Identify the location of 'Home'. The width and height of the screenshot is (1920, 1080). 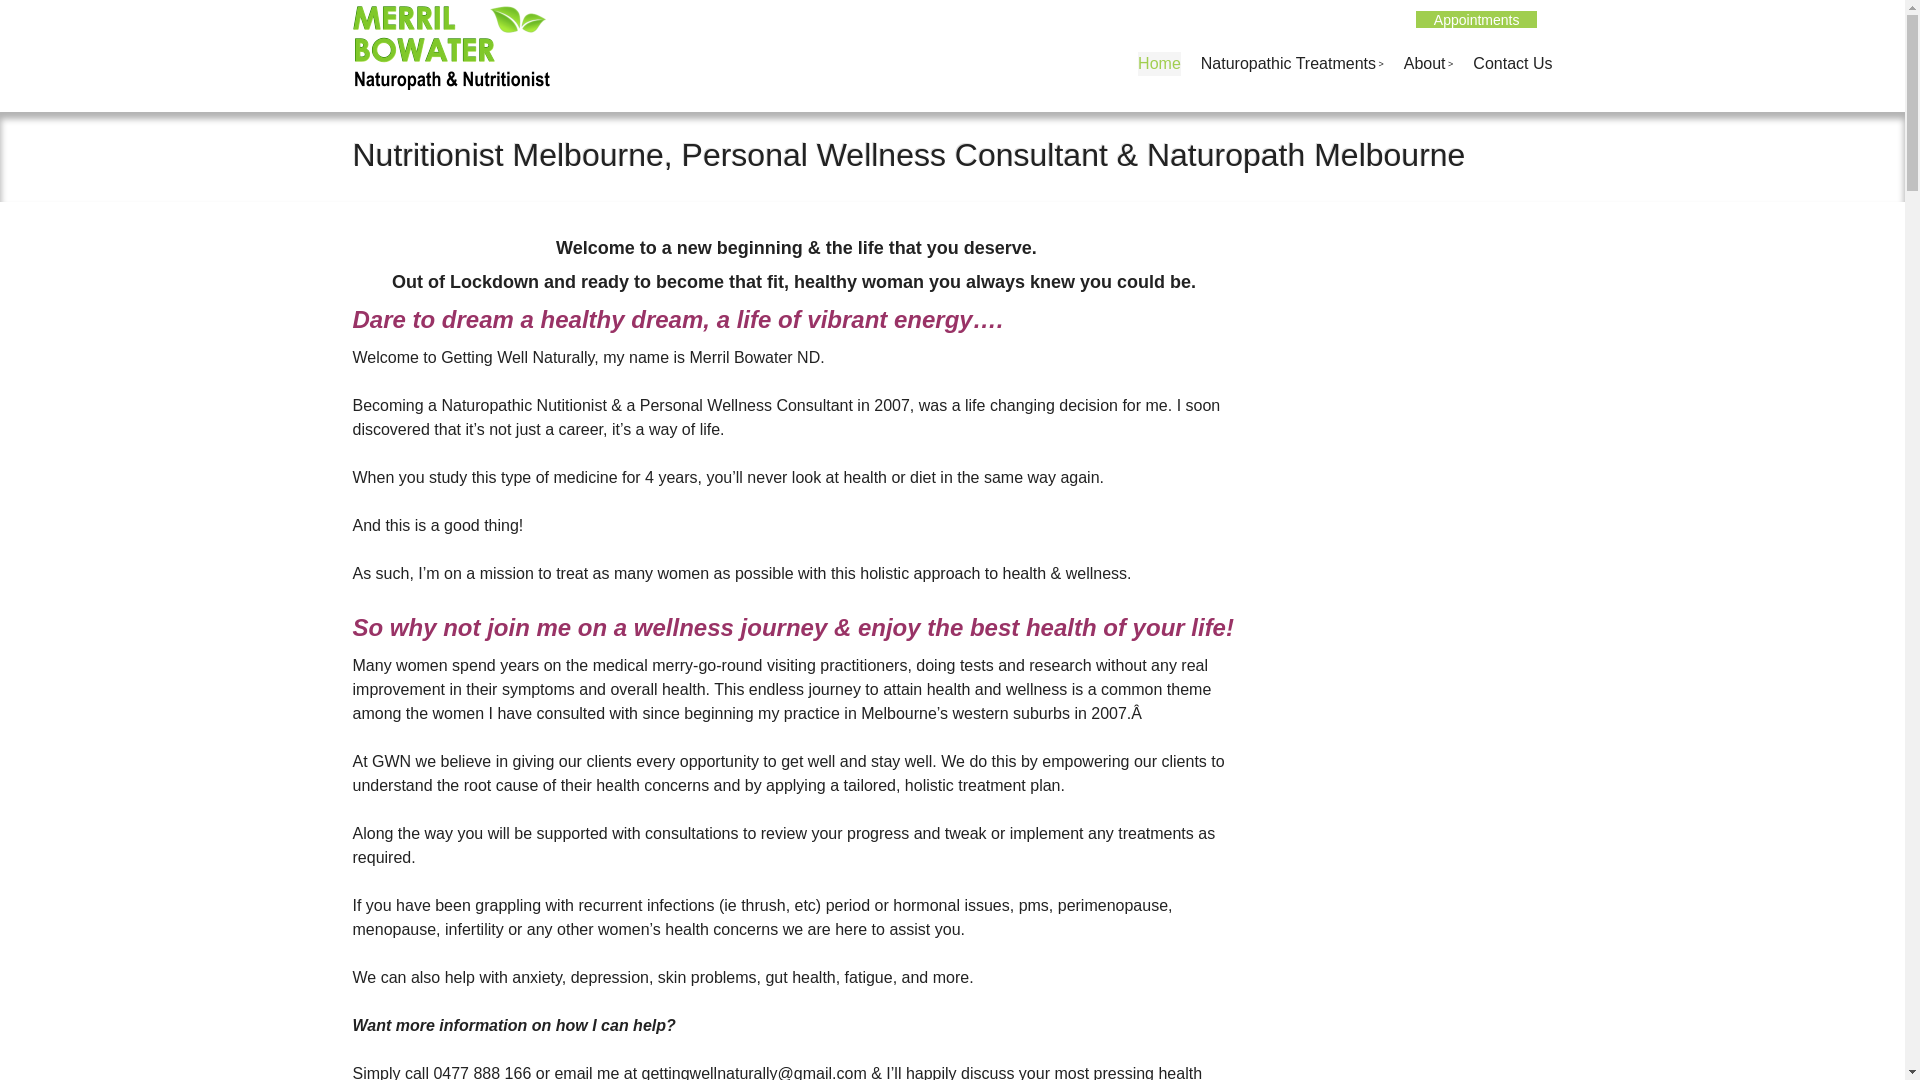
(1159, 63).